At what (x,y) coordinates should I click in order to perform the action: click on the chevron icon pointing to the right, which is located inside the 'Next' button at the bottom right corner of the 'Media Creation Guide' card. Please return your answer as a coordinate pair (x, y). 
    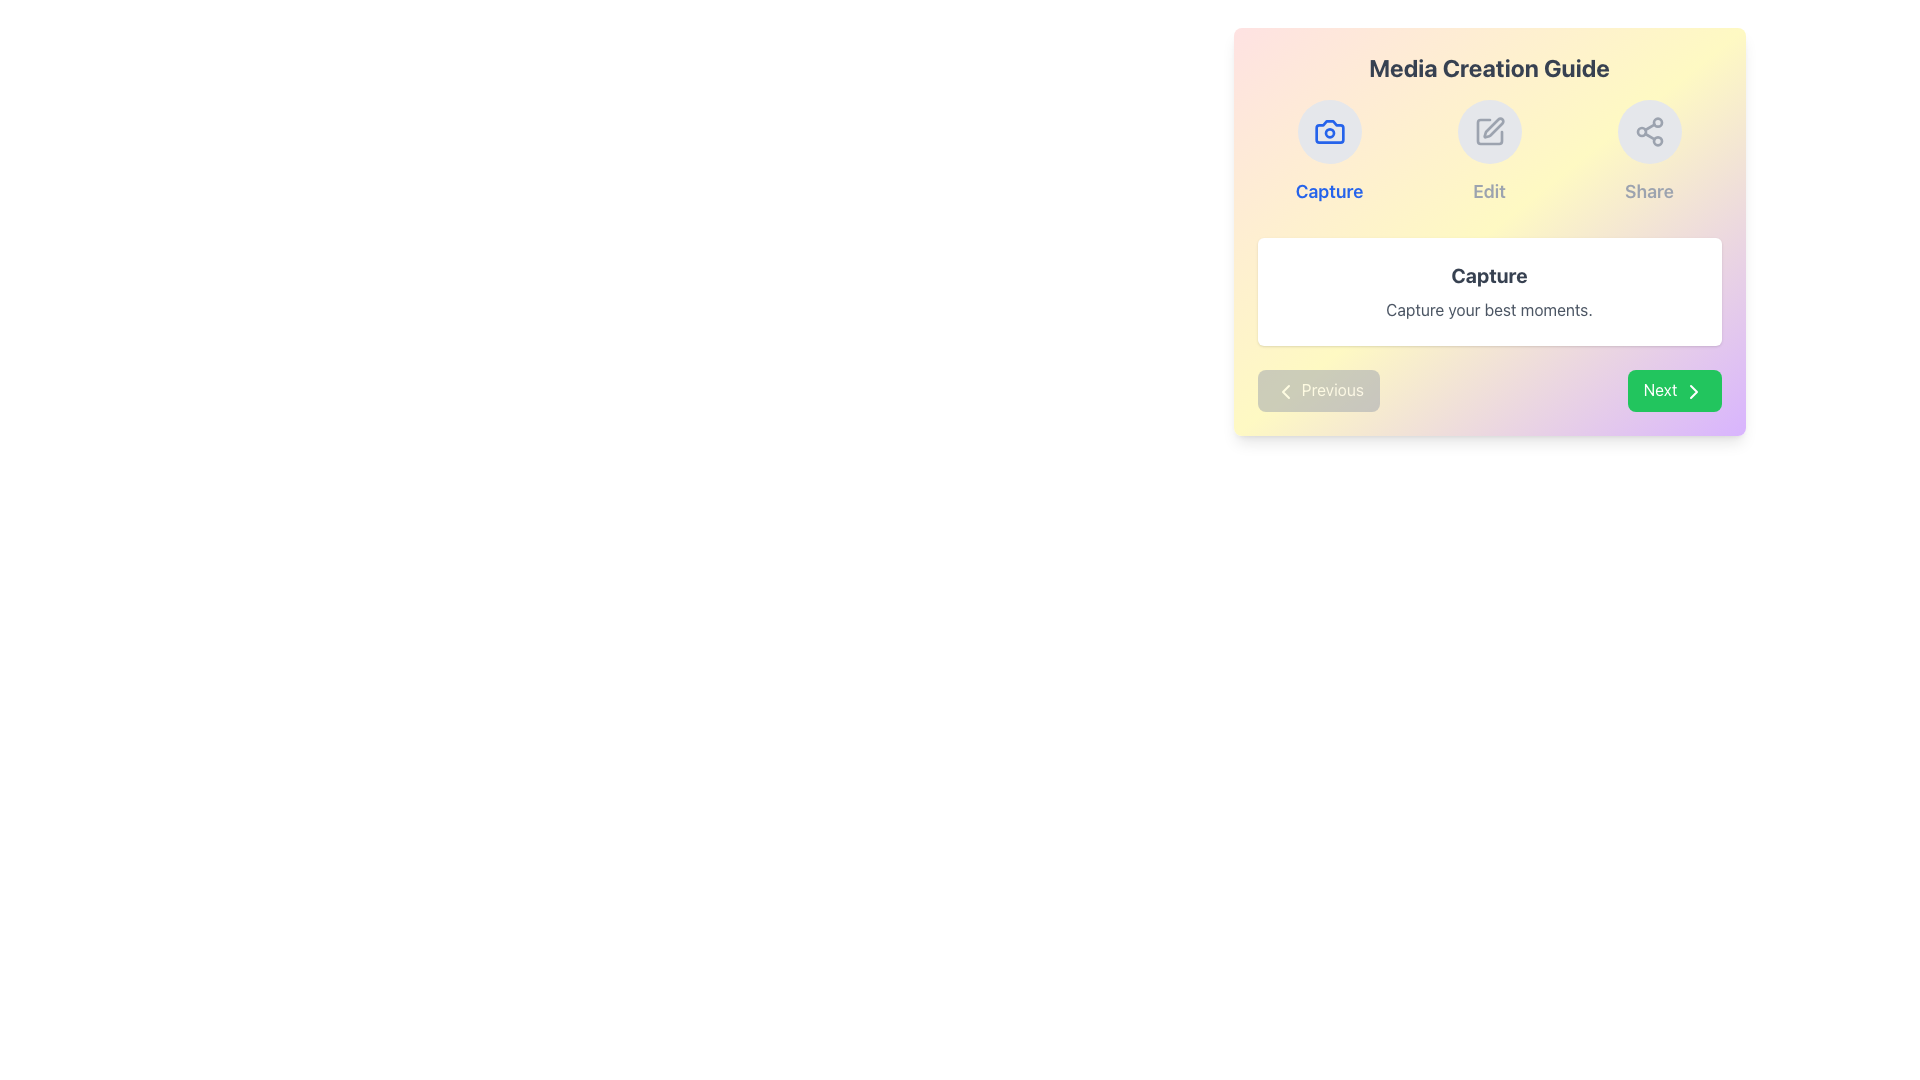
    Looking at the image, I should click on (1692, 391).